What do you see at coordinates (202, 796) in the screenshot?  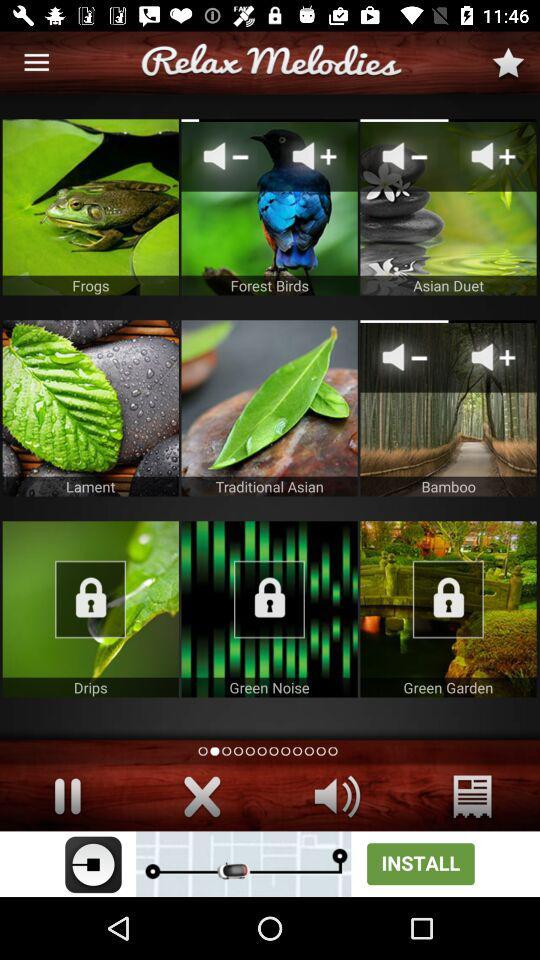 I see `the close option` at bounding box center [202, 796].